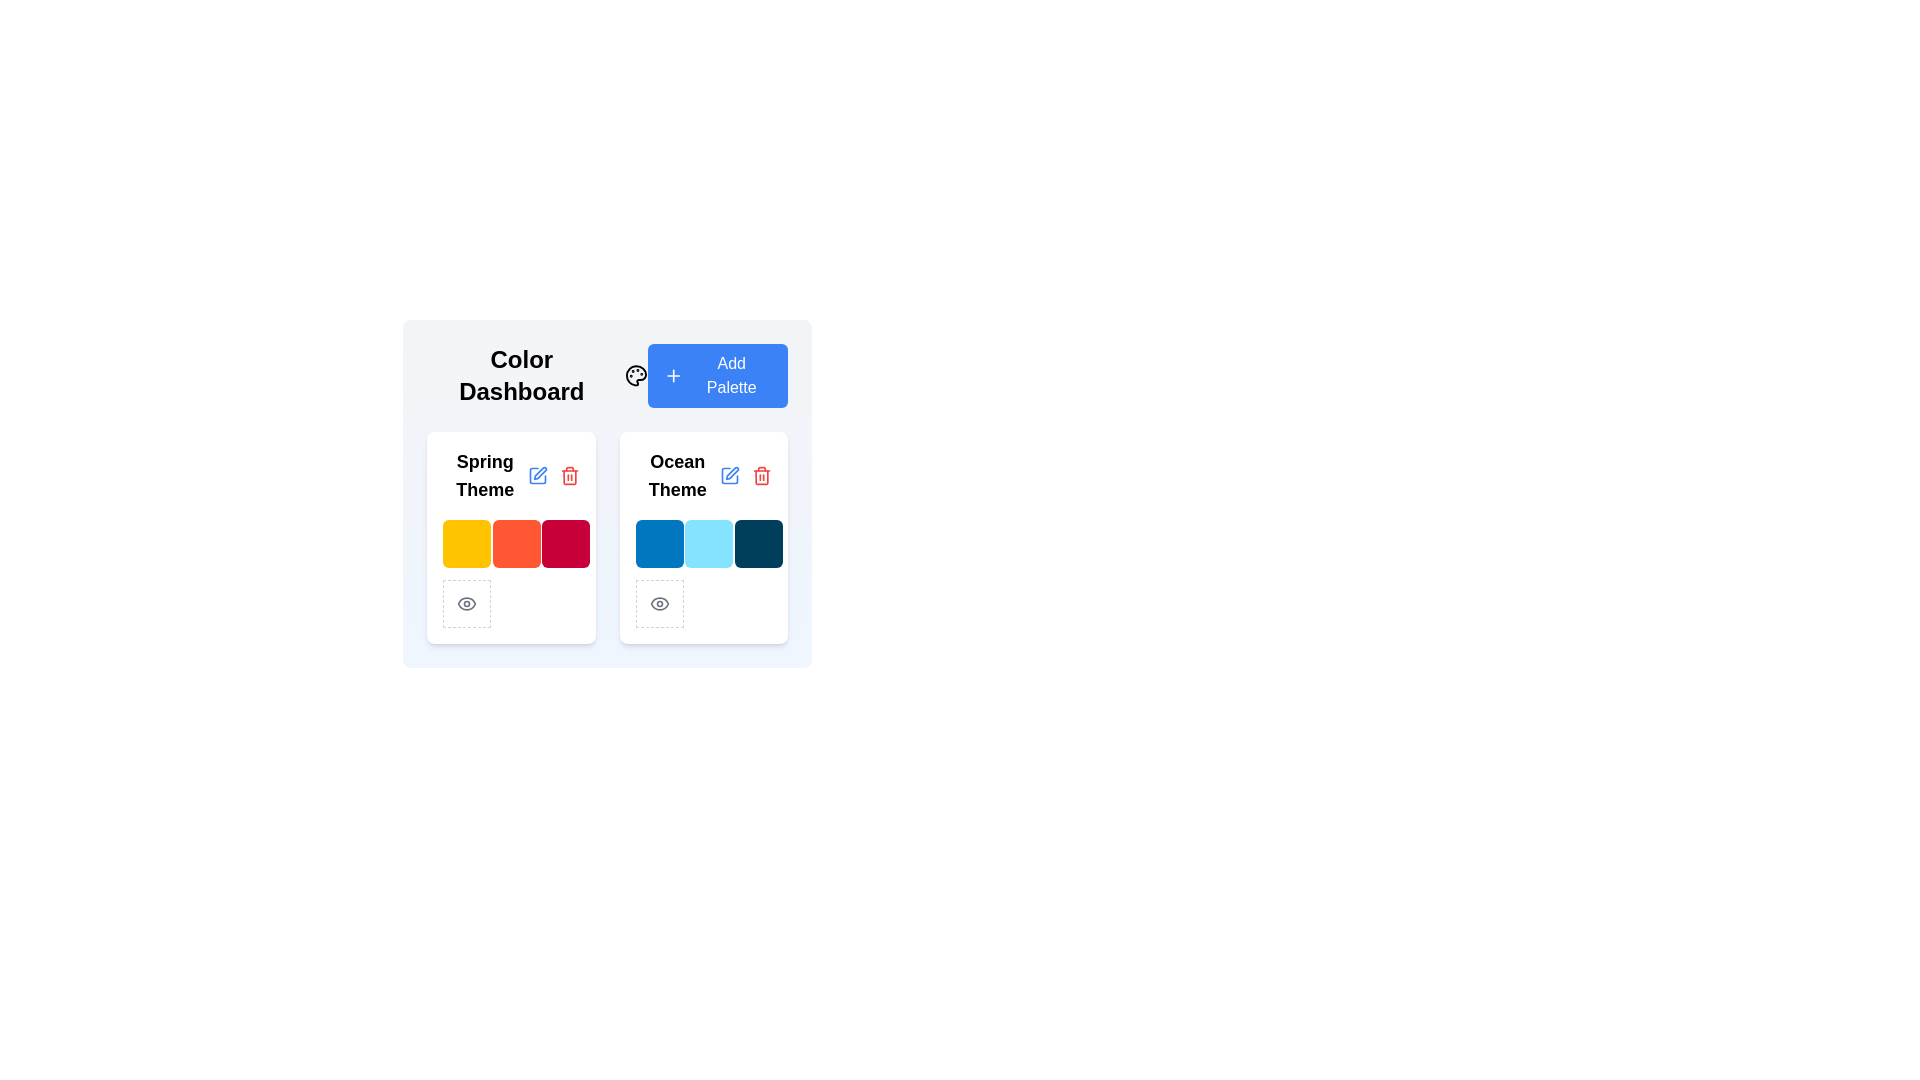 This screenshot has height=1080, width=1920. What do you see at coordinates (677, 475) in the screenshot?
I see `the Text label that presents the title or name of the associated theme or palette, located in the title section of the second card, above color swatches` at bounding box center [677, 475].